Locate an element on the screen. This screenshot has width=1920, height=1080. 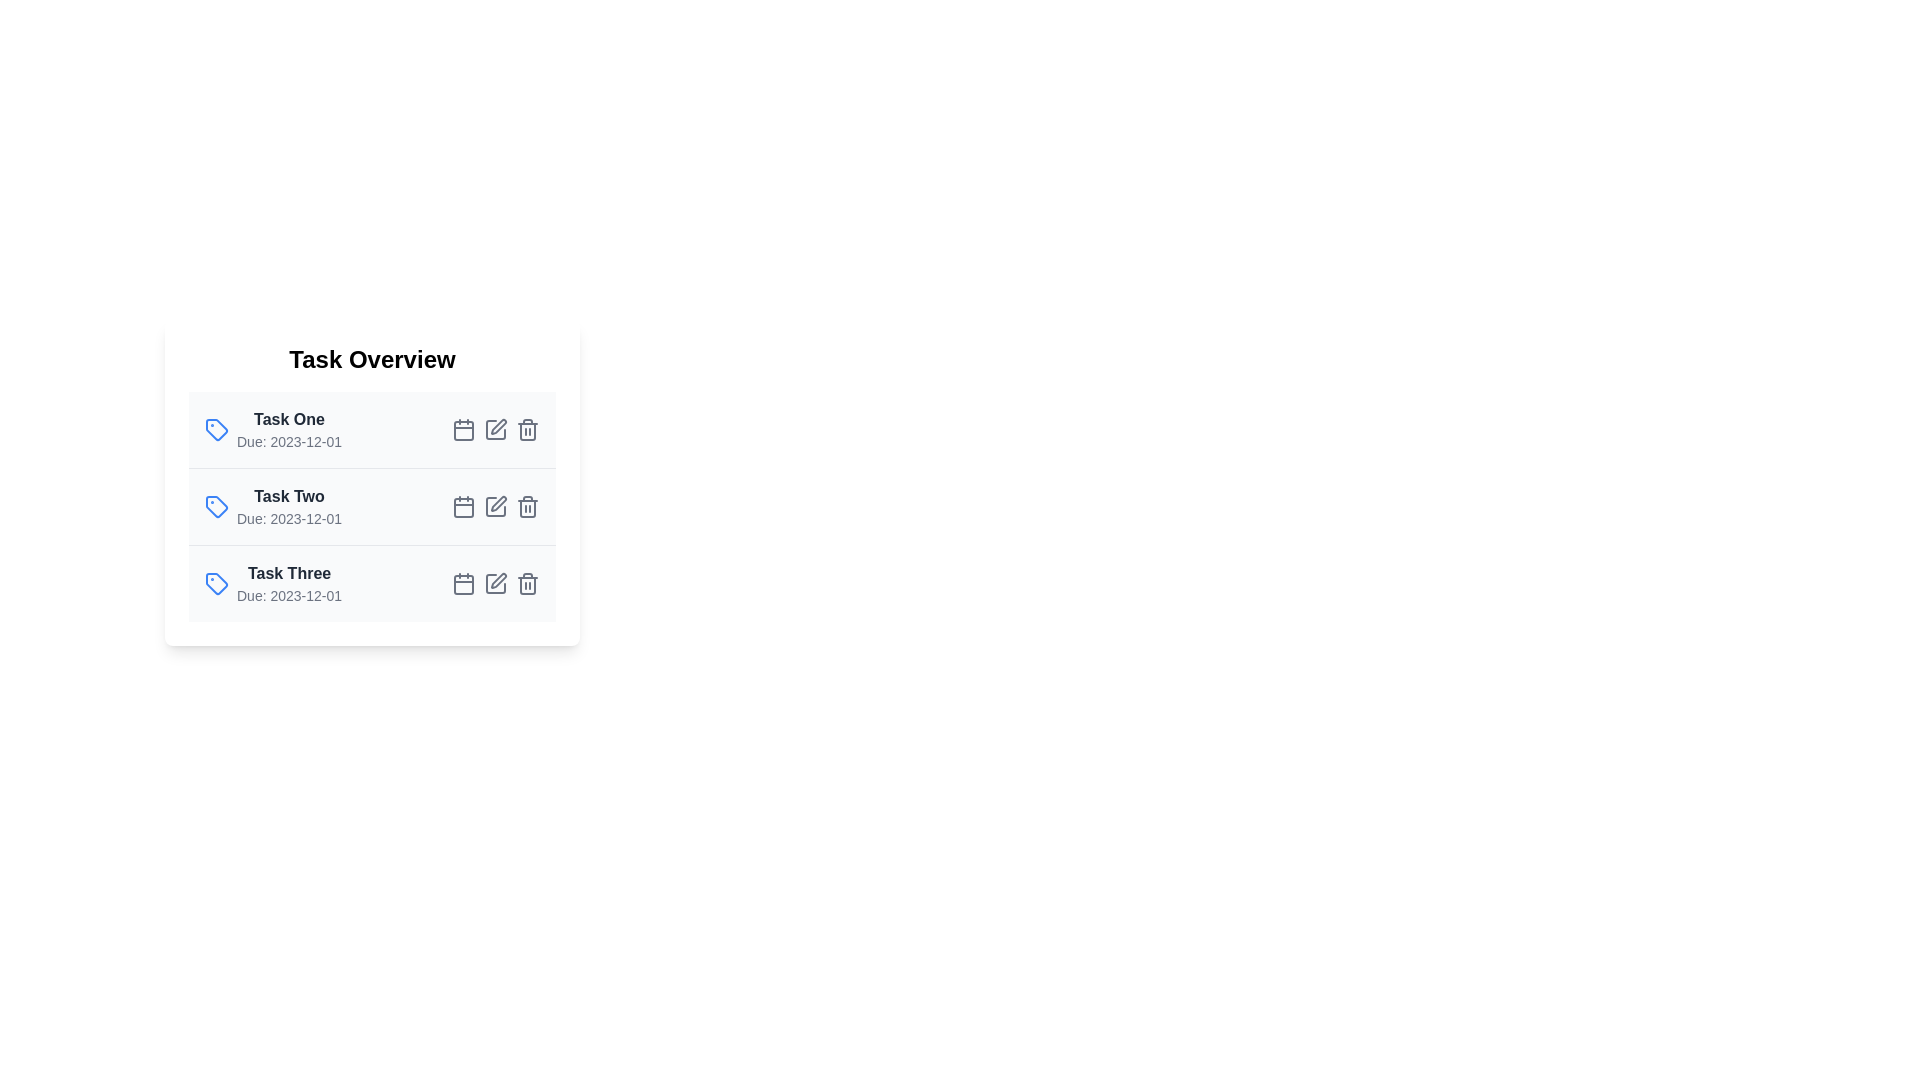
the task item labeled 'Task One' with the due date 'Due: 2023-12-01' is located at coordinates (272, 428).